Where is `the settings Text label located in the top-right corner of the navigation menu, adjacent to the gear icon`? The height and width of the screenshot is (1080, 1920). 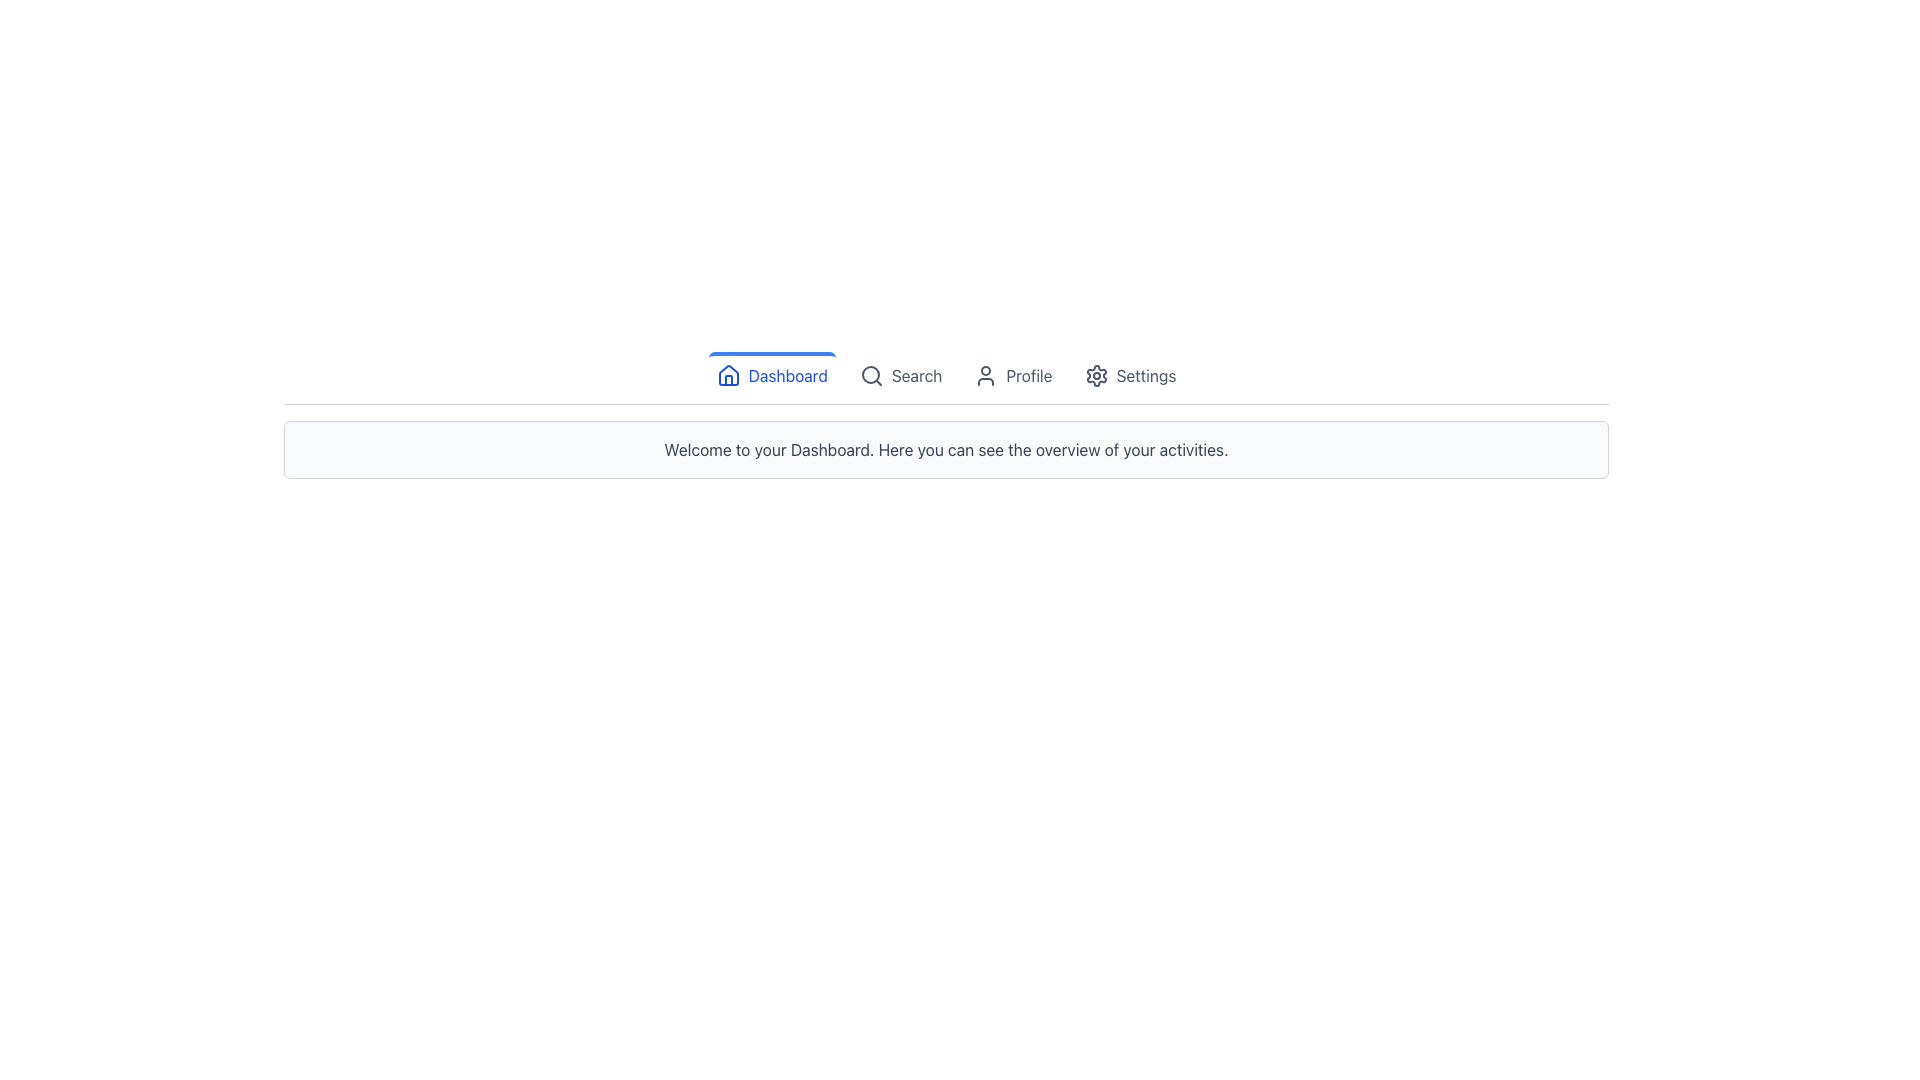 the settings Text label located in the top-right corner of the navigation menu, adjacent to the gear icon is located at coordinates (1146, 375).